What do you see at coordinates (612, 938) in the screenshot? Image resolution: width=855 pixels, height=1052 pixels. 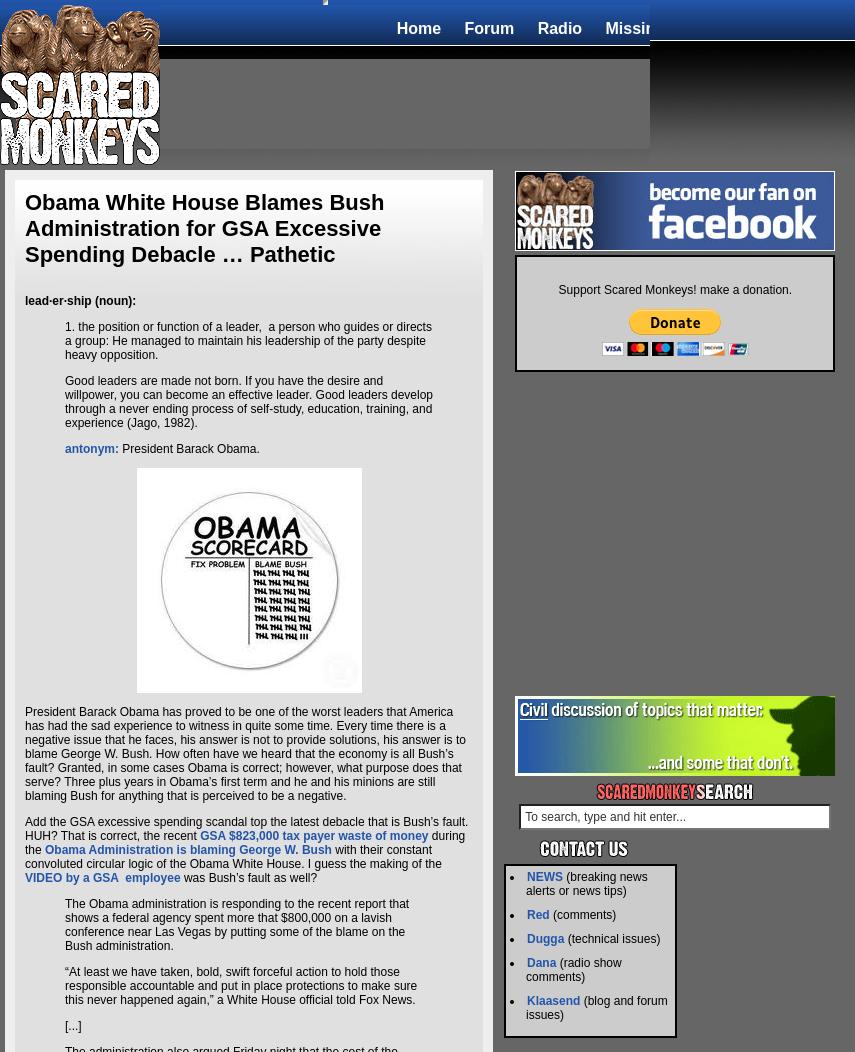 I see `'(technical issues)'` at bounding box center [612, 938].